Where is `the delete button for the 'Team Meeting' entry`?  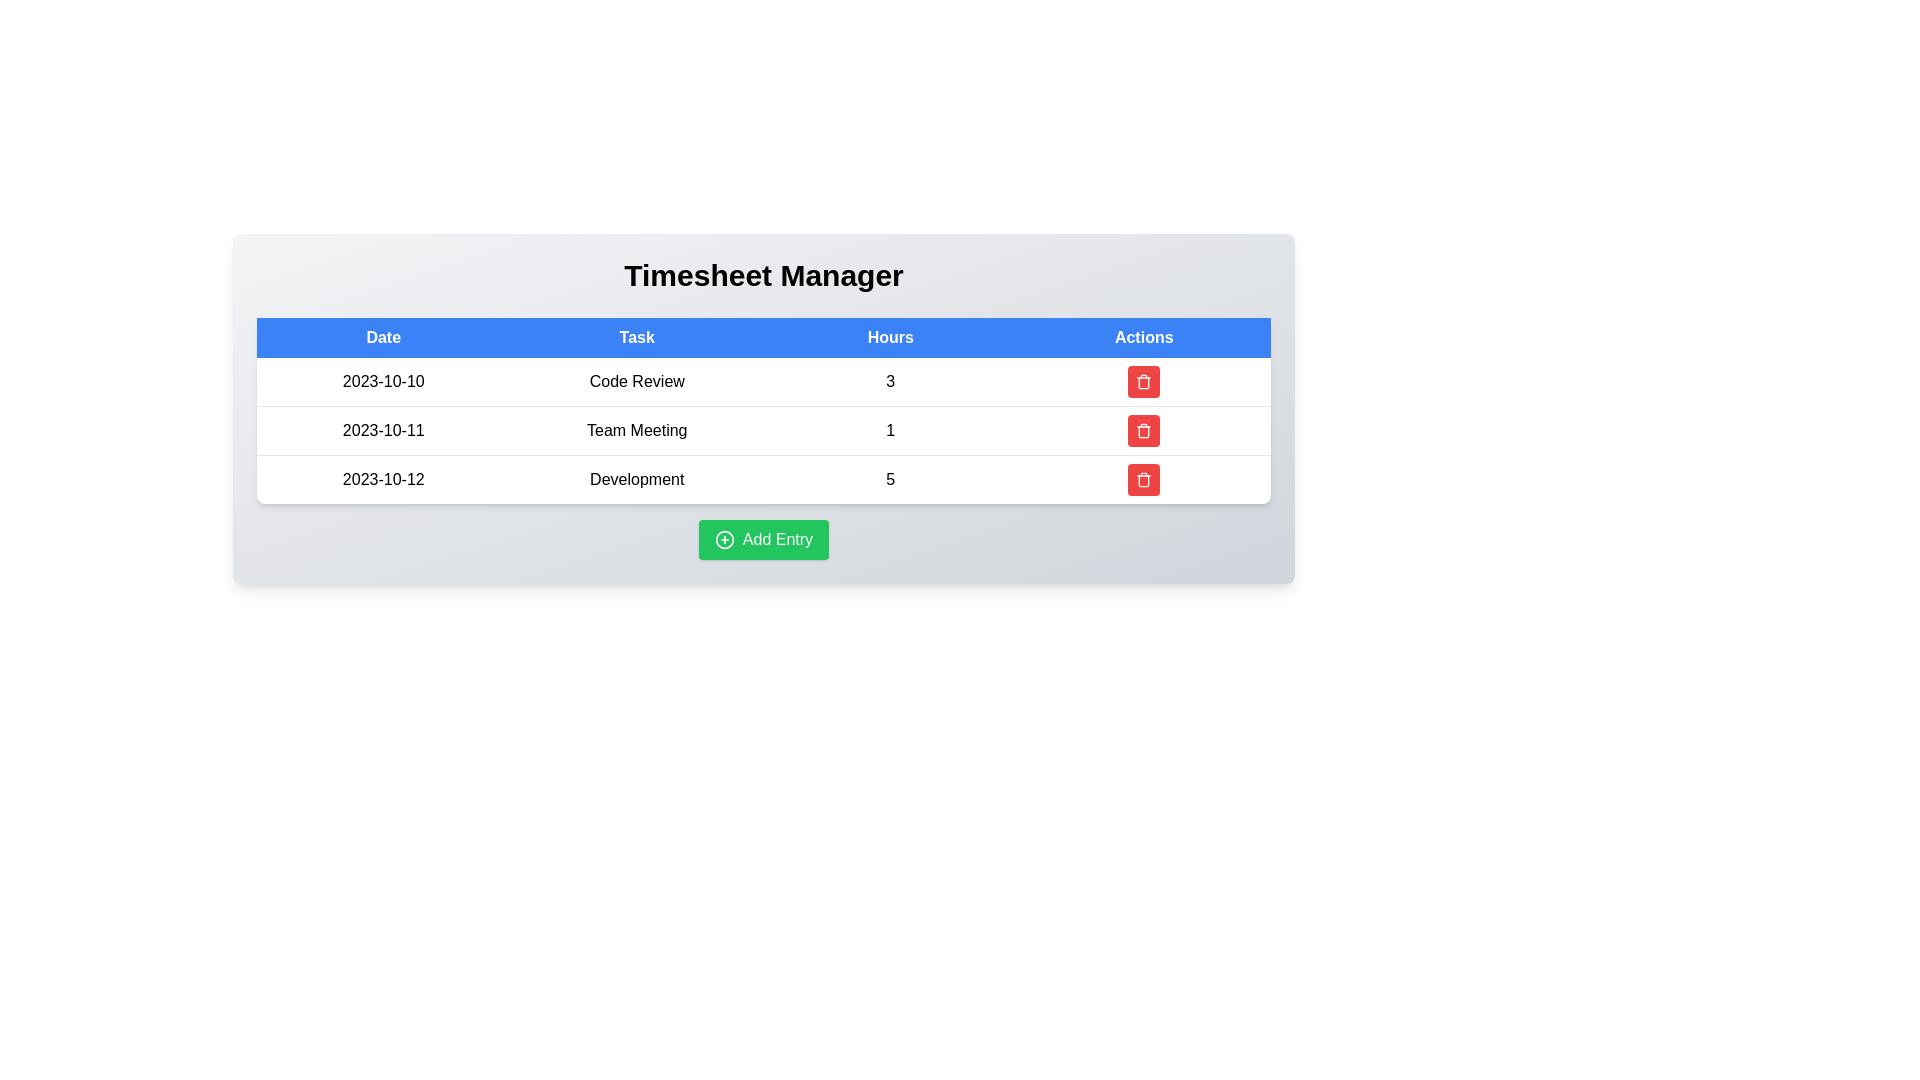 the delete button for the 'Team Meeting' entry is located at coordinates (1144, 430).